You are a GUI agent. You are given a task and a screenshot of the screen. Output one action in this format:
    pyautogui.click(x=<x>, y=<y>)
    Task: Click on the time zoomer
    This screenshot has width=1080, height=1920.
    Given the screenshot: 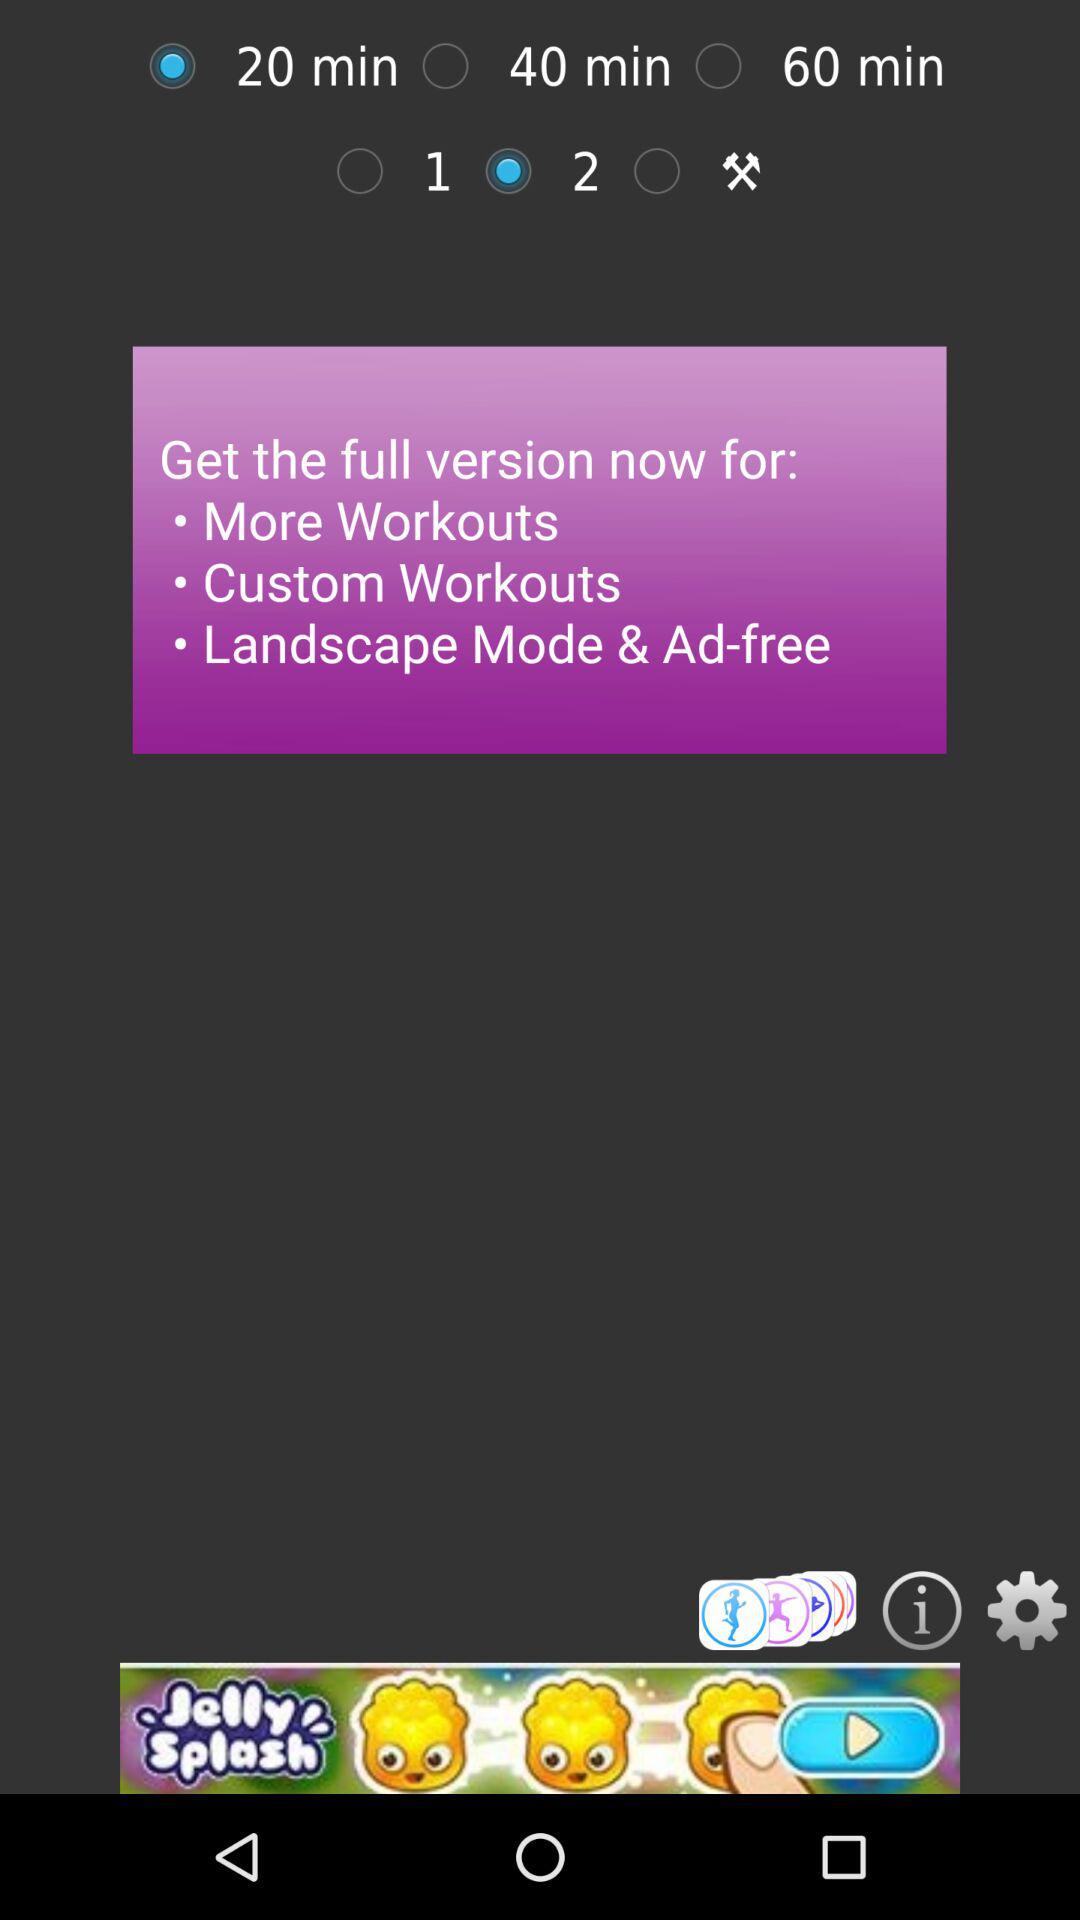 What is the action you would take?
    pyautogui.click(x=729, y=66)
    